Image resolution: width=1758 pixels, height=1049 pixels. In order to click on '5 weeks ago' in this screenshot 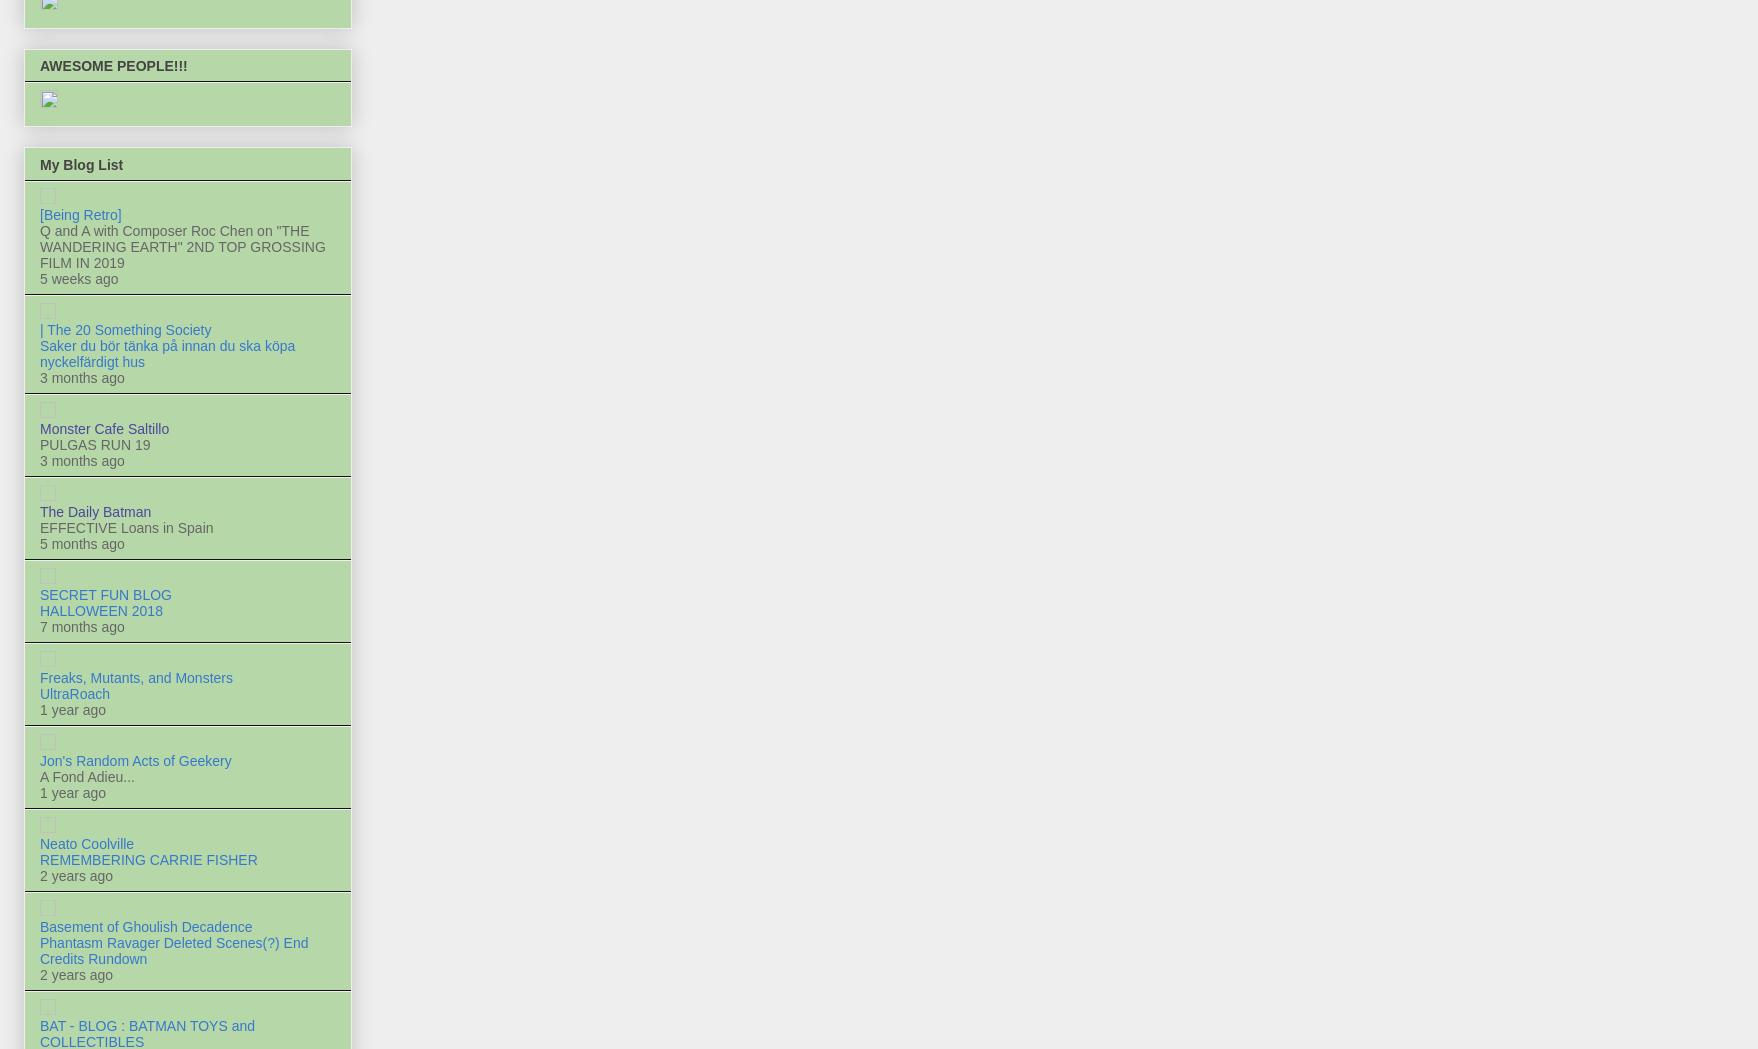, I will do `click(78, 276)`.